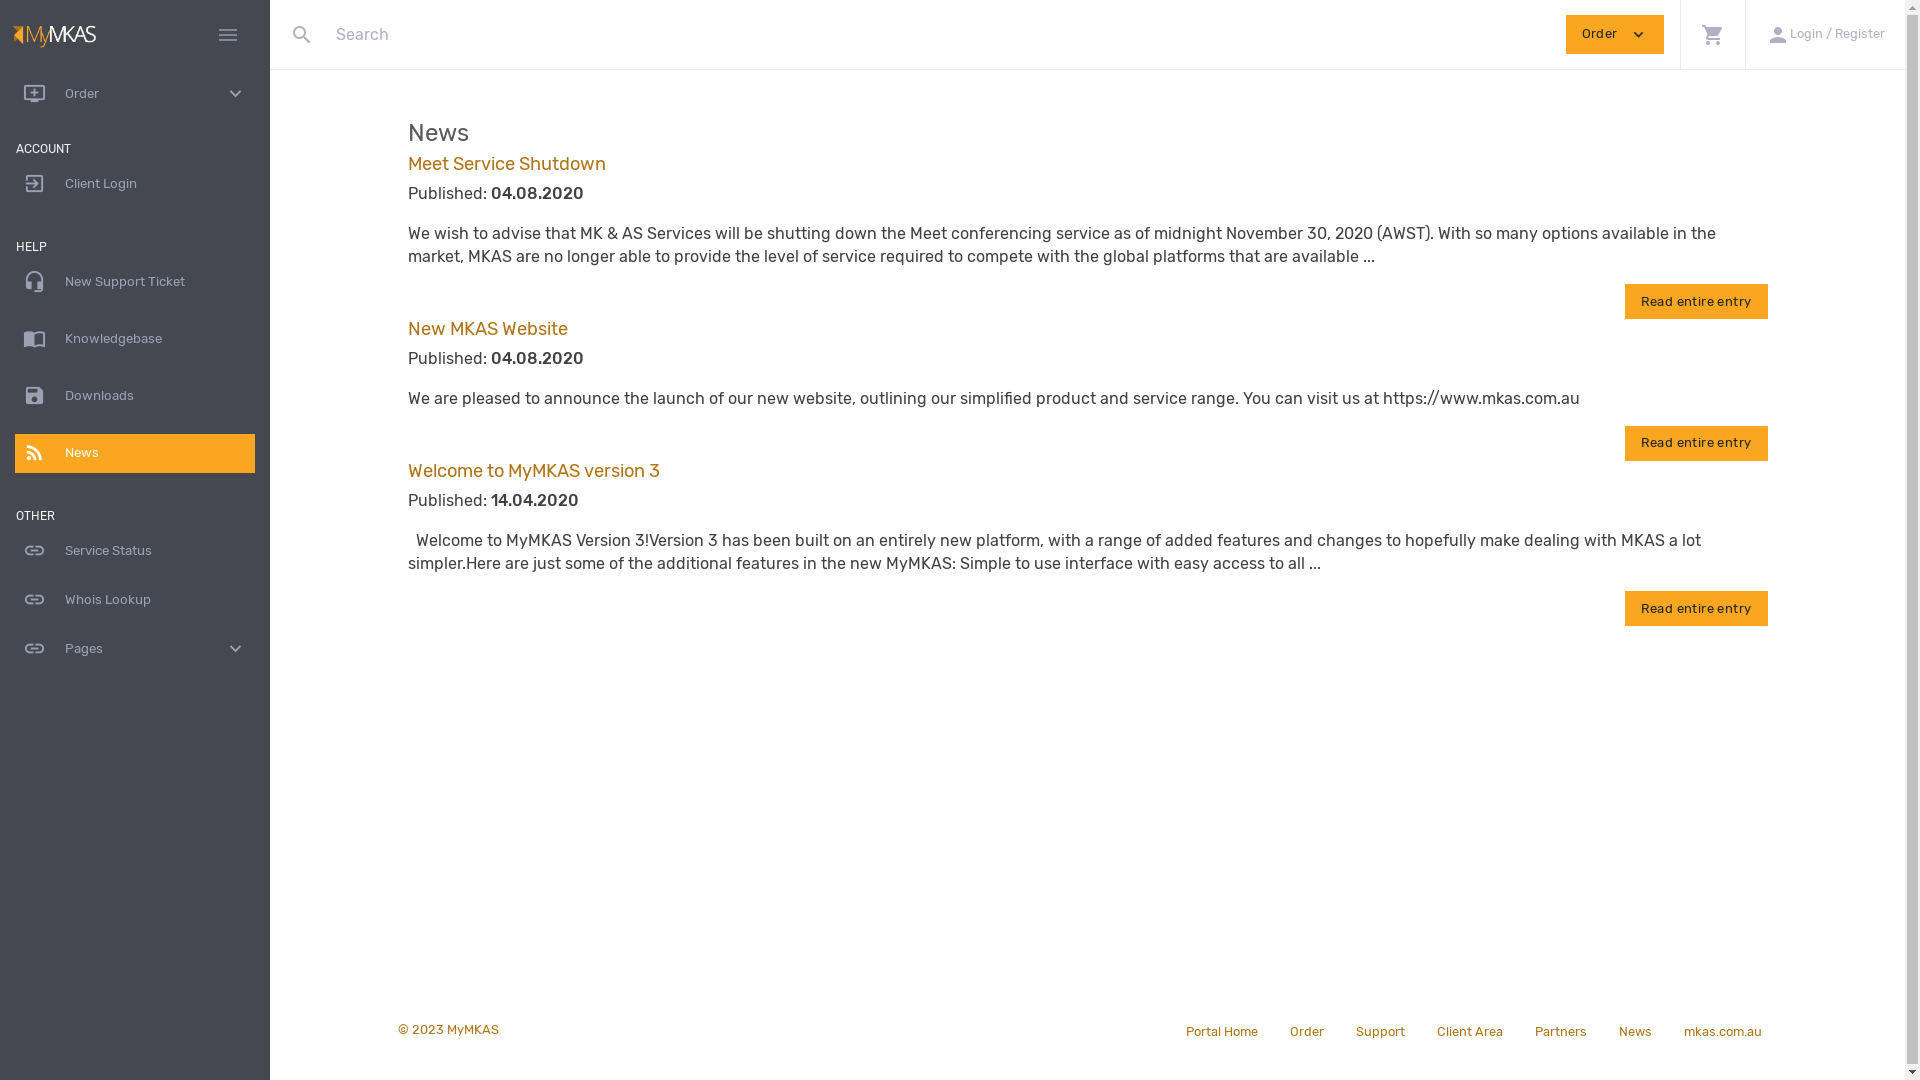 The width and height of the screenshot is (1920, 1080). Describe the element at coordinates (533, 470) in the screenshot. I see `'Welcome to MyMKAS version 3'` at that location.